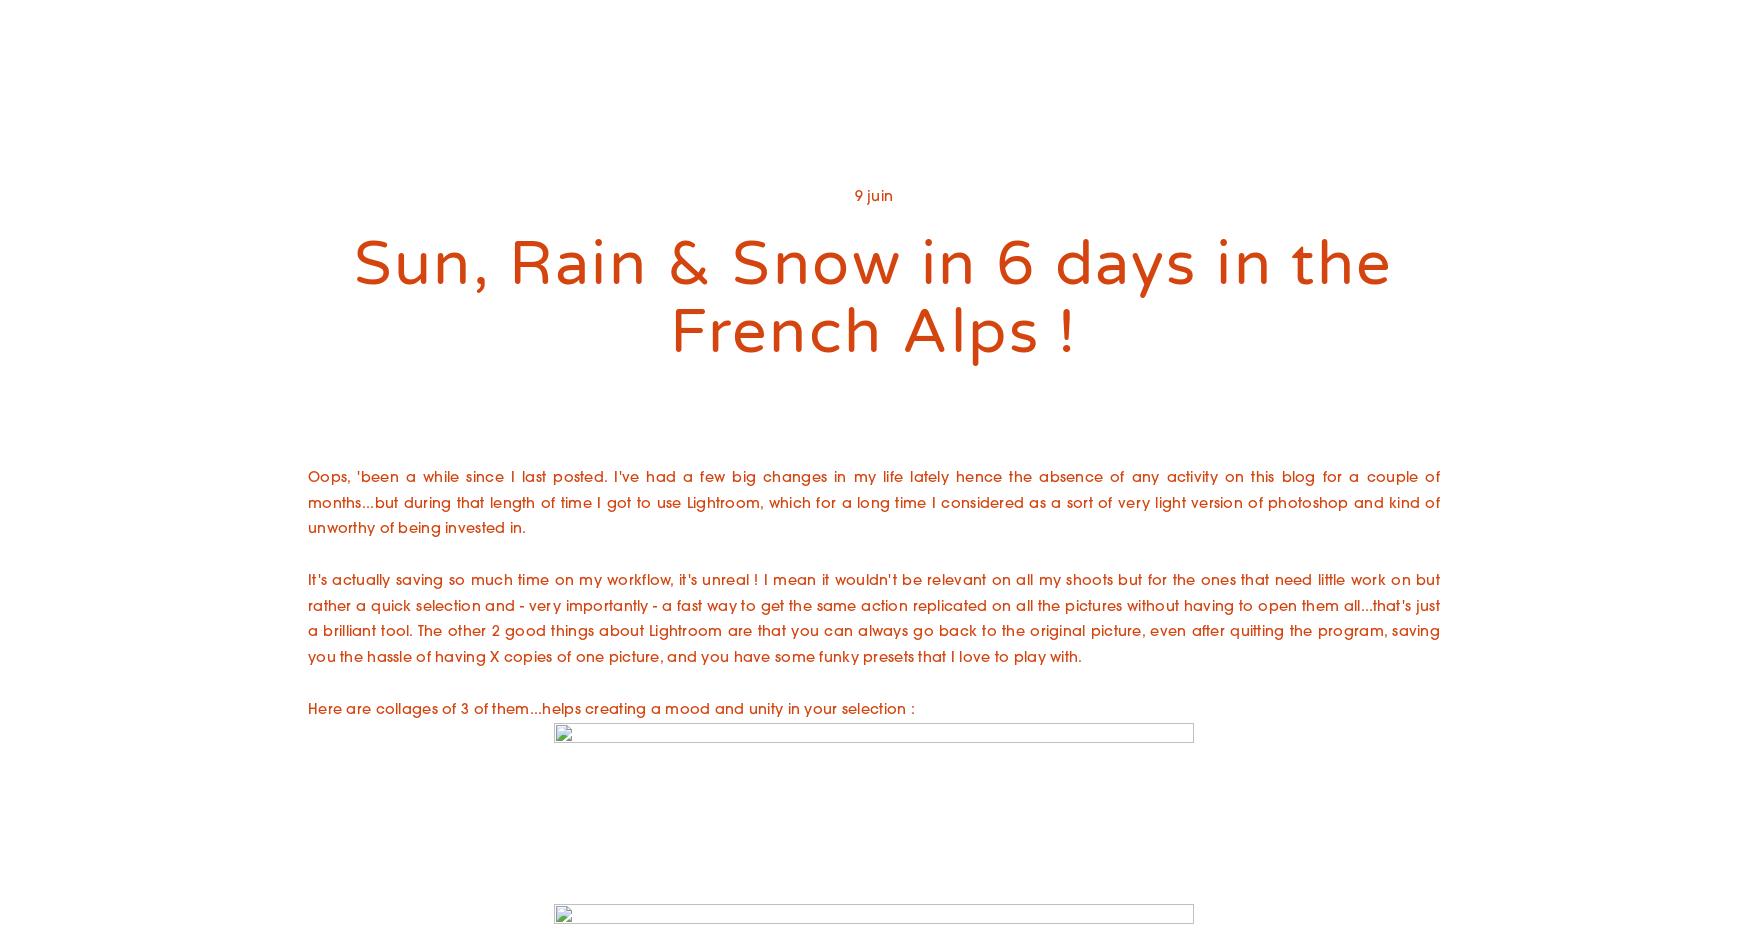 The image size is (1748, 939). Describe the element at coordinates (856, 167) in the screenshot. I see `'Entrepreneurs : Branding et singularité'` at that location.